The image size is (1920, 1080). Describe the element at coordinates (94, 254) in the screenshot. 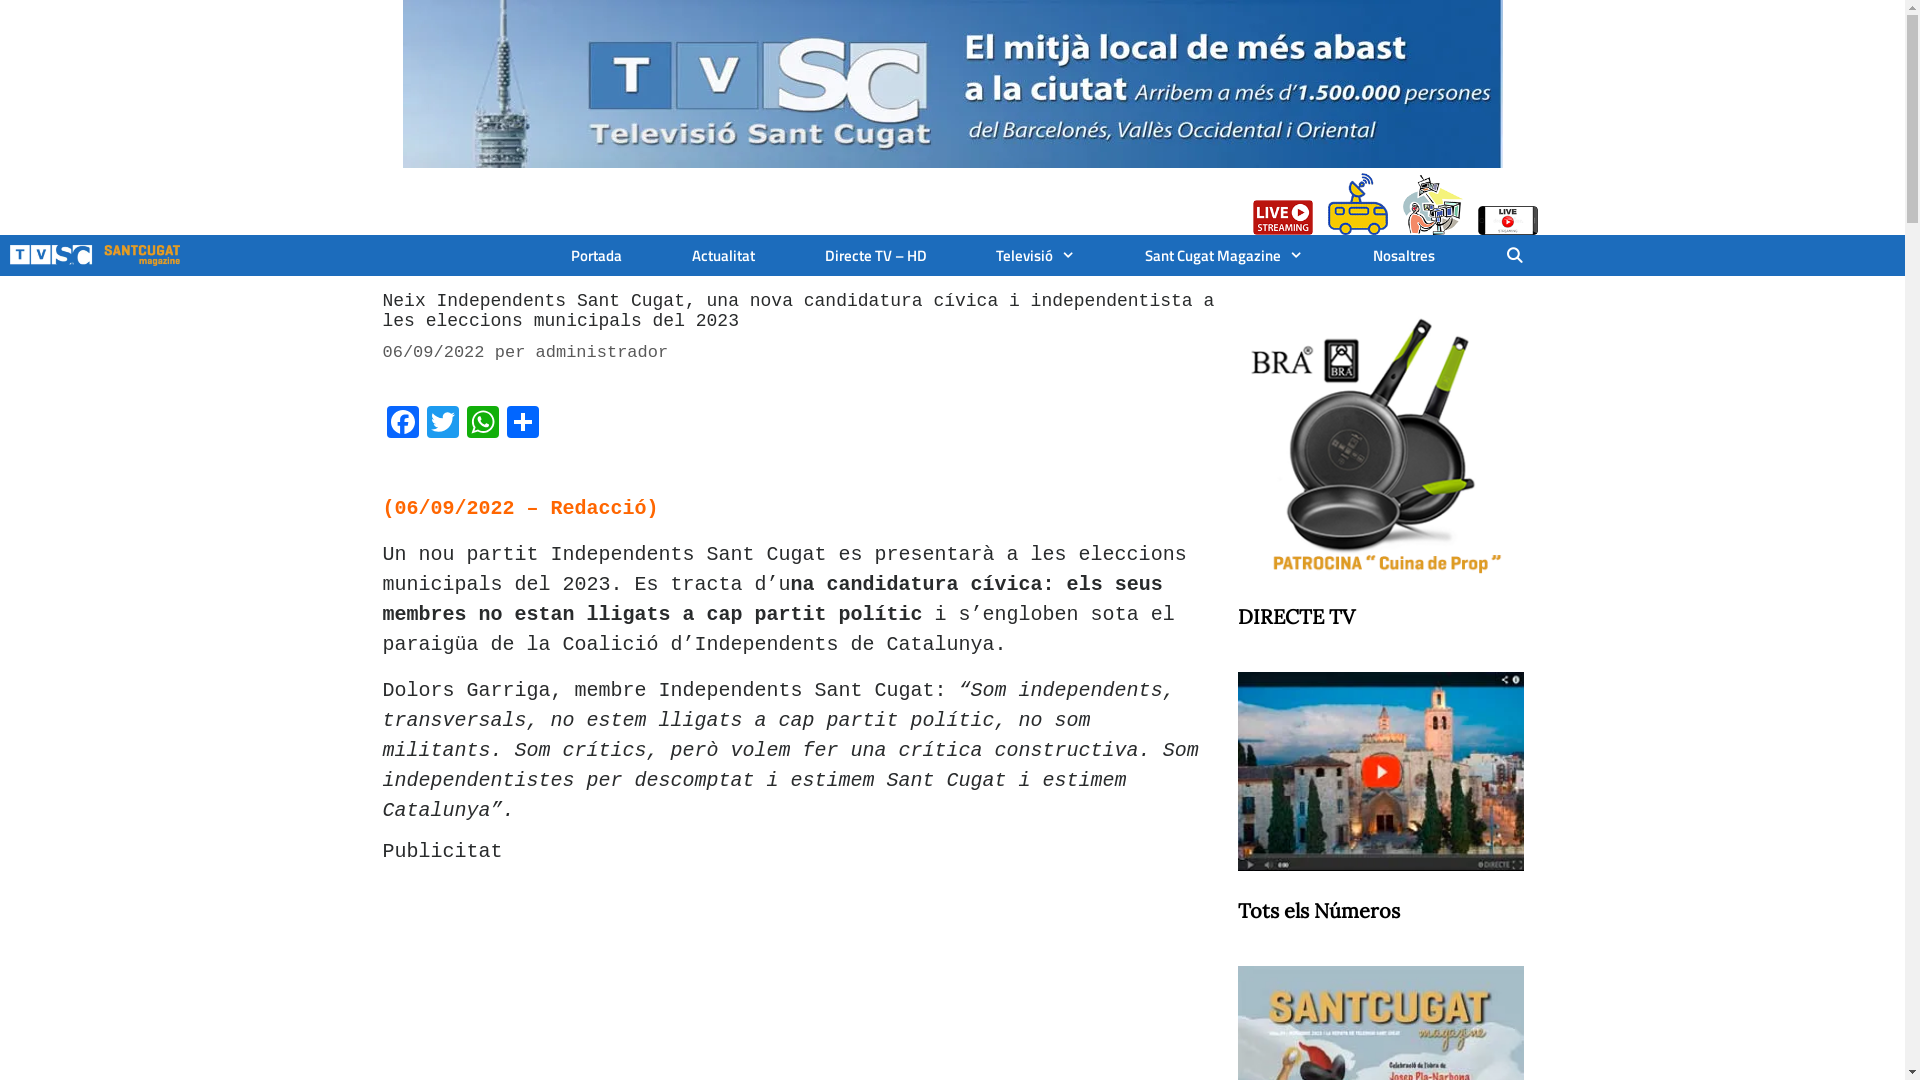

I see `'TV SantCugat.cat'` at that location.